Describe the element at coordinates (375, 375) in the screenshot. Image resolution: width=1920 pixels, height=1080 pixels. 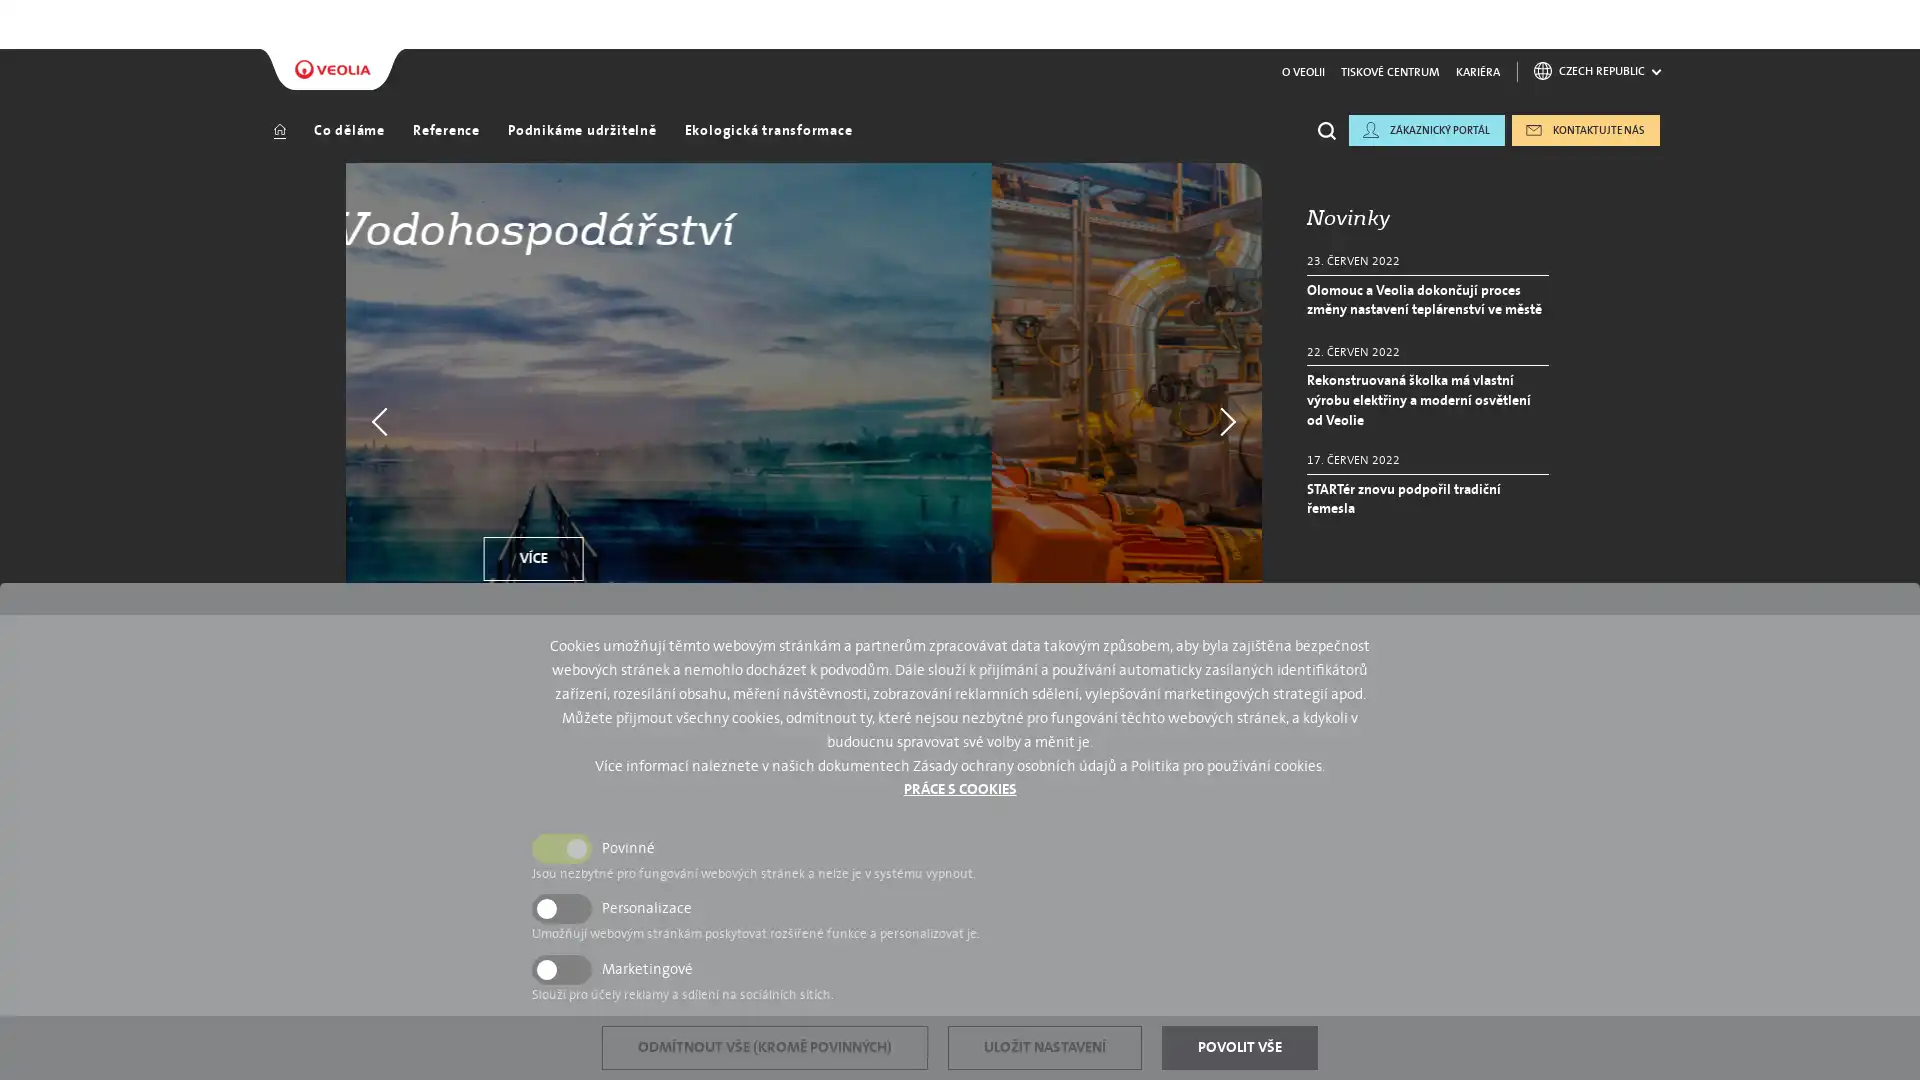
I see `Previous` at that location.